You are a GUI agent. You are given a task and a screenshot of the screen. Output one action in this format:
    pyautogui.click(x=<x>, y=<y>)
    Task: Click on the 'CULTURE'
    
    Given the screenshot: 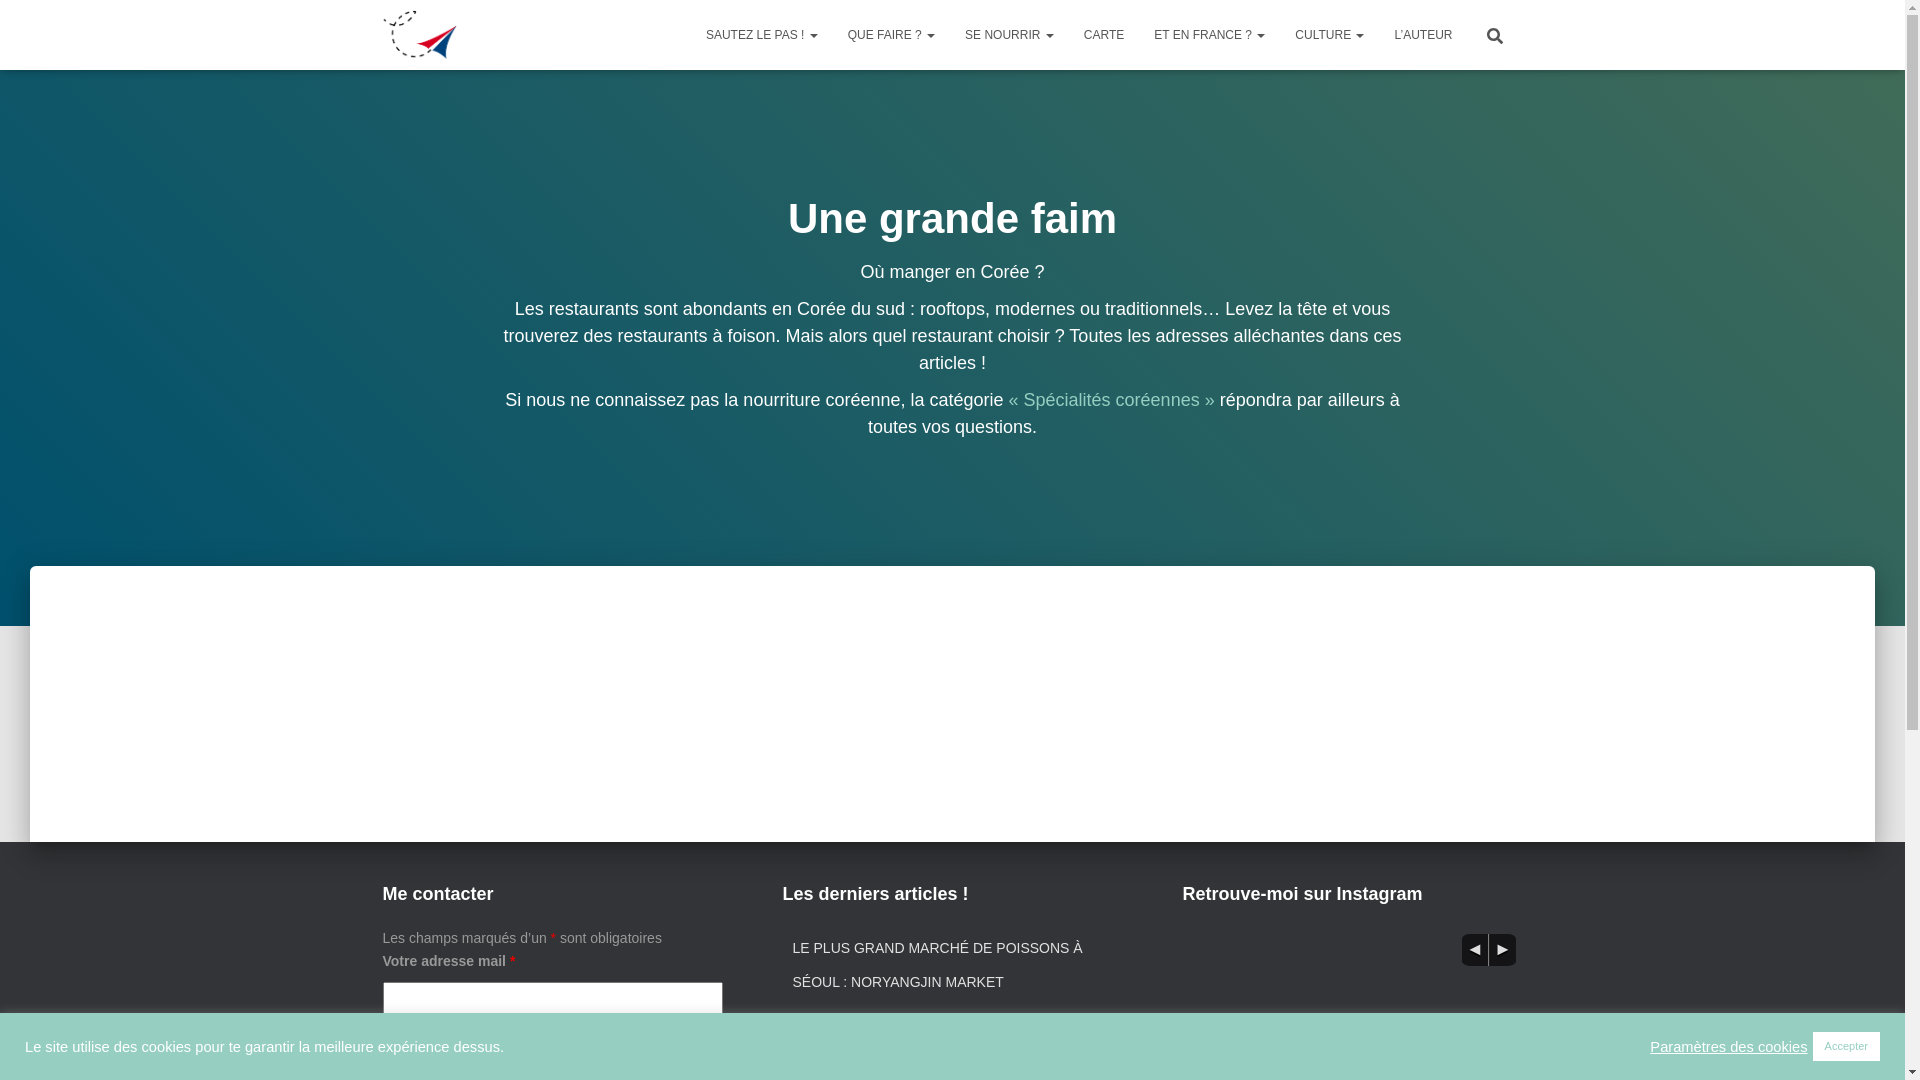 What is the action you would take?
    pyautogui.click(x=1329, y=34)
    